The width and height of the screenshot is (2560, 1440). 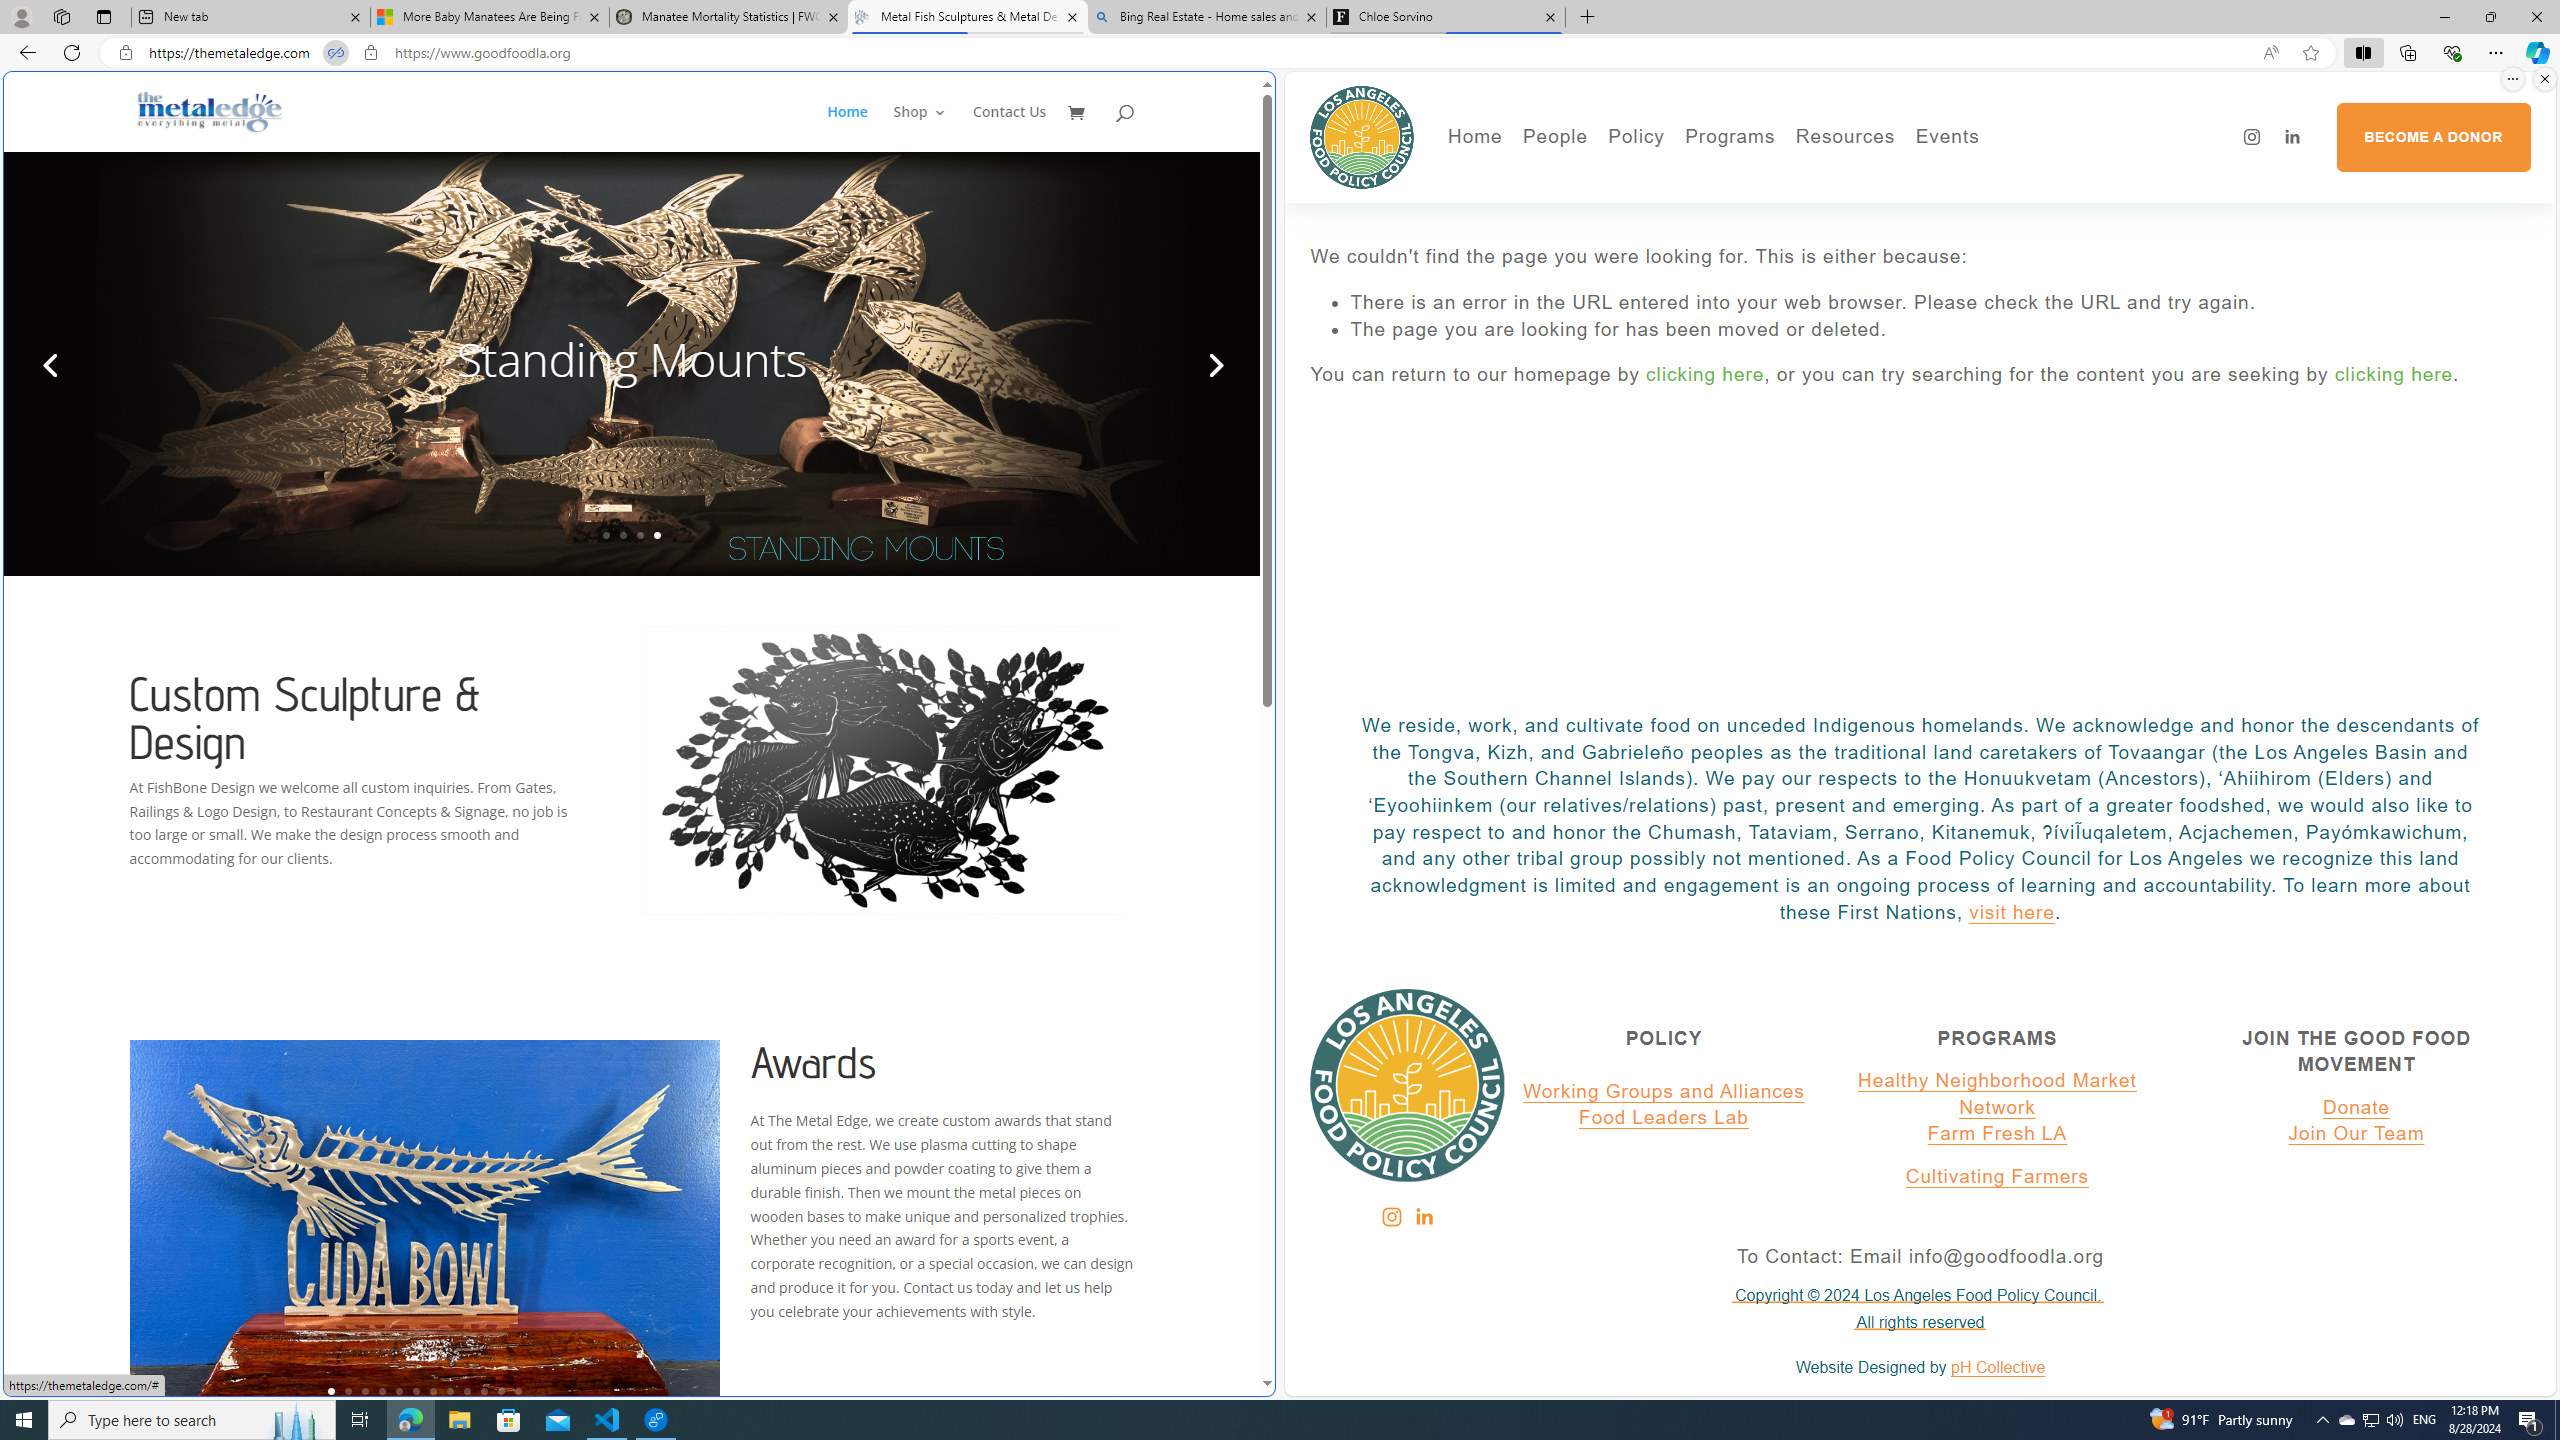 What do you see at coordinates (2433, 137) in the screenshot?
I see `'BECOME A DONOR'` at bounding box center [2433, 137].